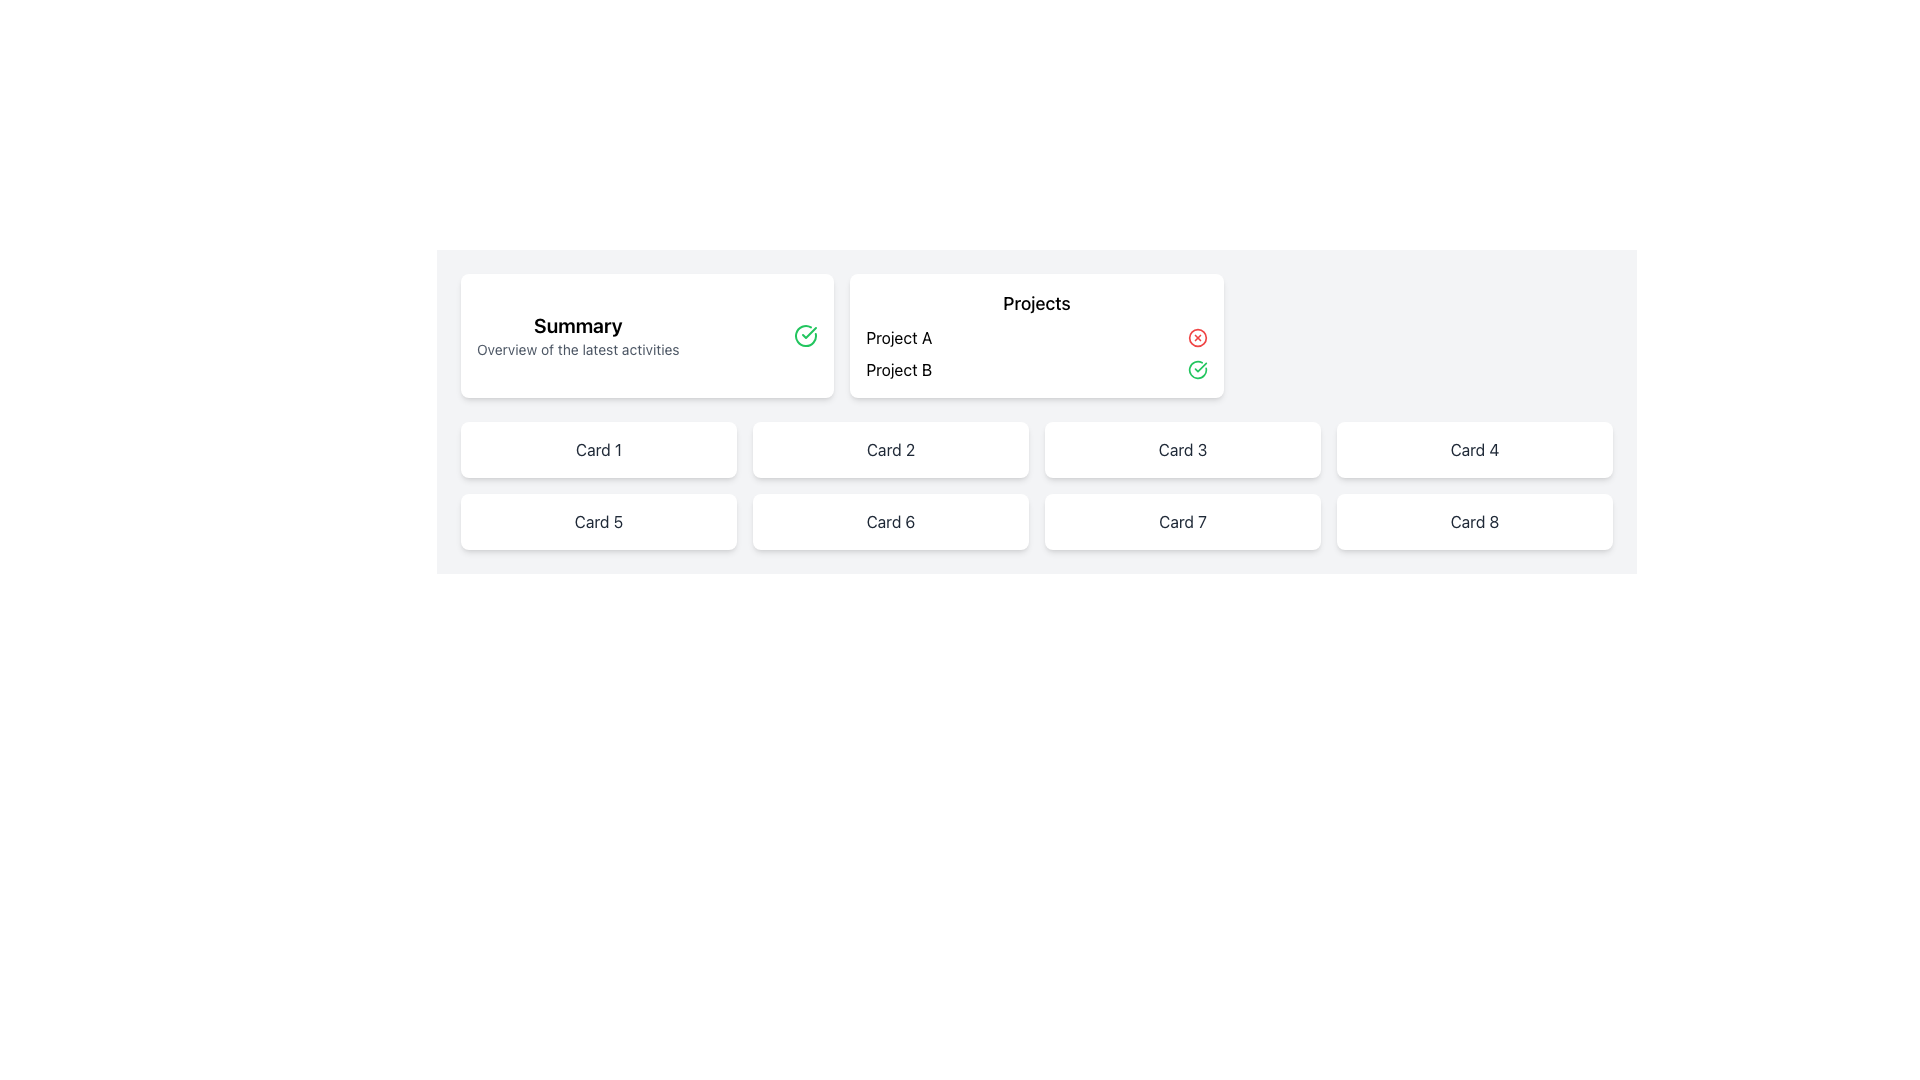 The width and height of the screenshot is (1920, 1080). I want to click on information presented in the second card that displays a categorized list of projects, located centrally between the 'Summary' card and other elements, so click(1036, 334).